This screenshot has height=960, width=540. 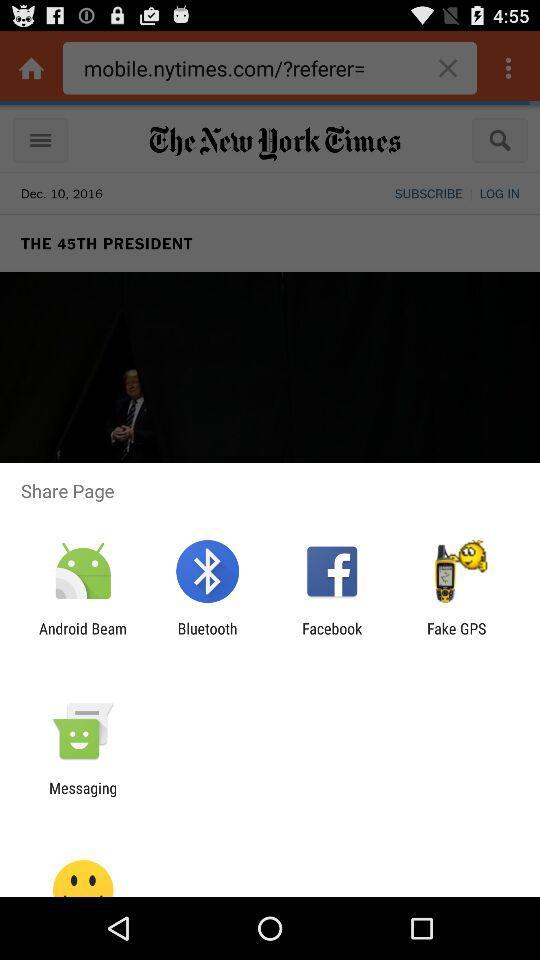 What do you see at coordinates (332, 636) in the screenshot?
I see `app next to fake gps` at bounding box center [332, 636].